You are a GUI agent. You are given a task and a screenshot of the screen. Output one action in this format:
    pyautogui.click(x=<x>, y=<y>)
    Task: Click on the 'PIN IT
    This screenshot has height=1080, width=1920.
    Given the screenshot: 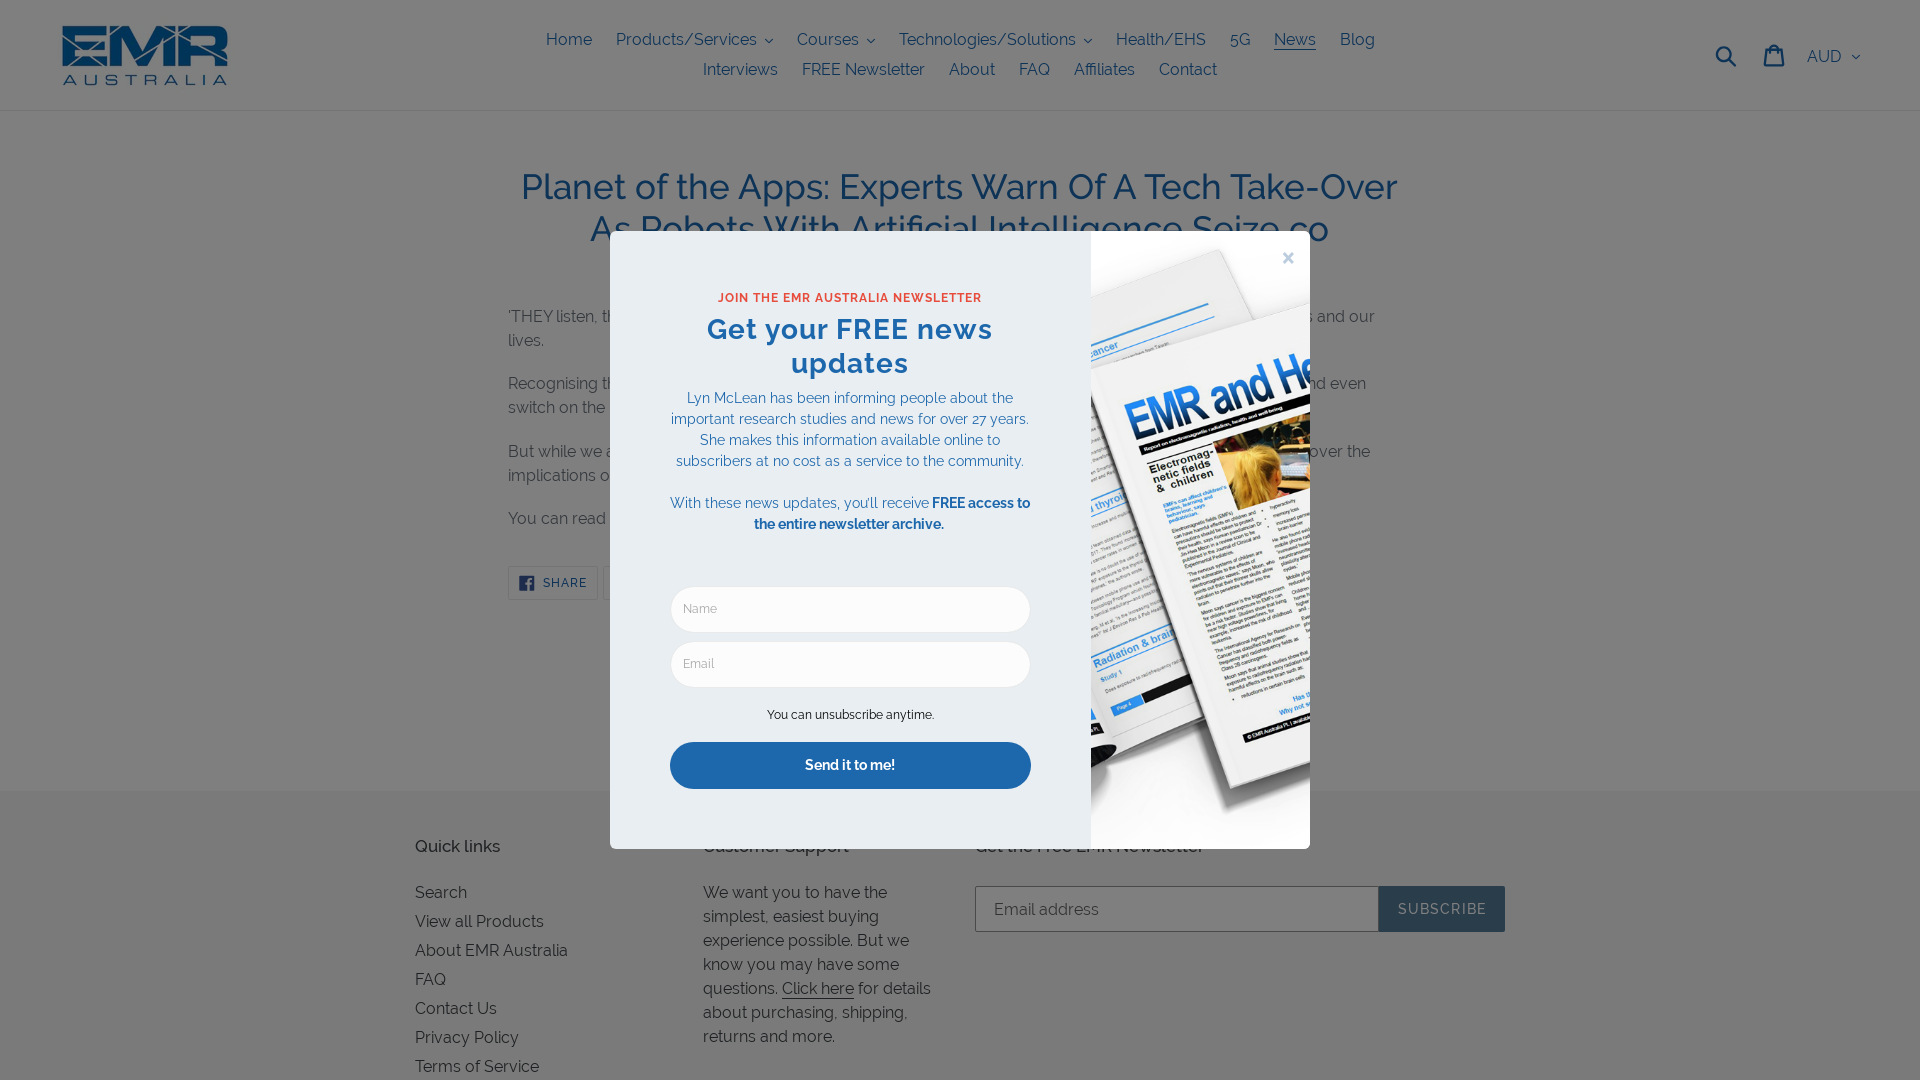 What is the action you would take?
    pyautogui.click(x=741, y=582)
    